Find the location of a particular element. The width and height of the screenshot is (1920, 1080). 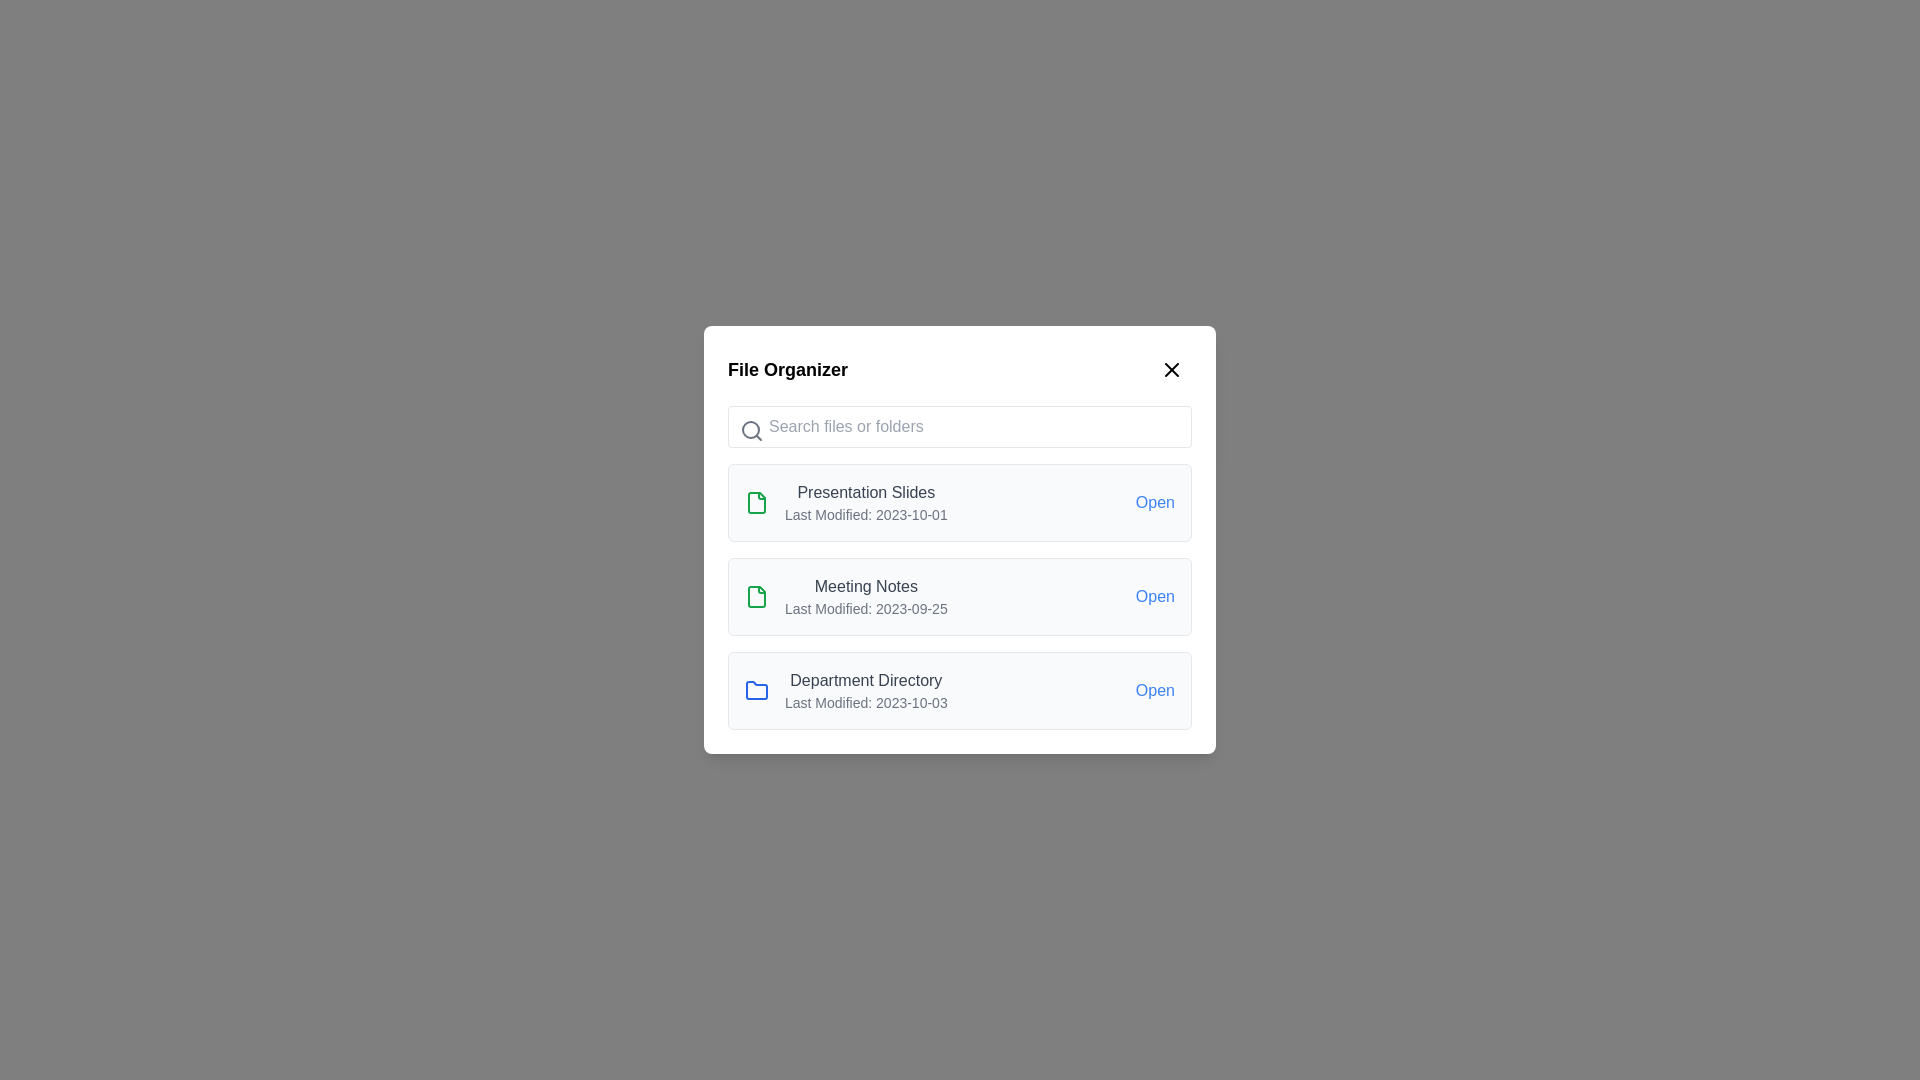

the 'Open' button for Department Directory is located at coordinates (1155, 689).